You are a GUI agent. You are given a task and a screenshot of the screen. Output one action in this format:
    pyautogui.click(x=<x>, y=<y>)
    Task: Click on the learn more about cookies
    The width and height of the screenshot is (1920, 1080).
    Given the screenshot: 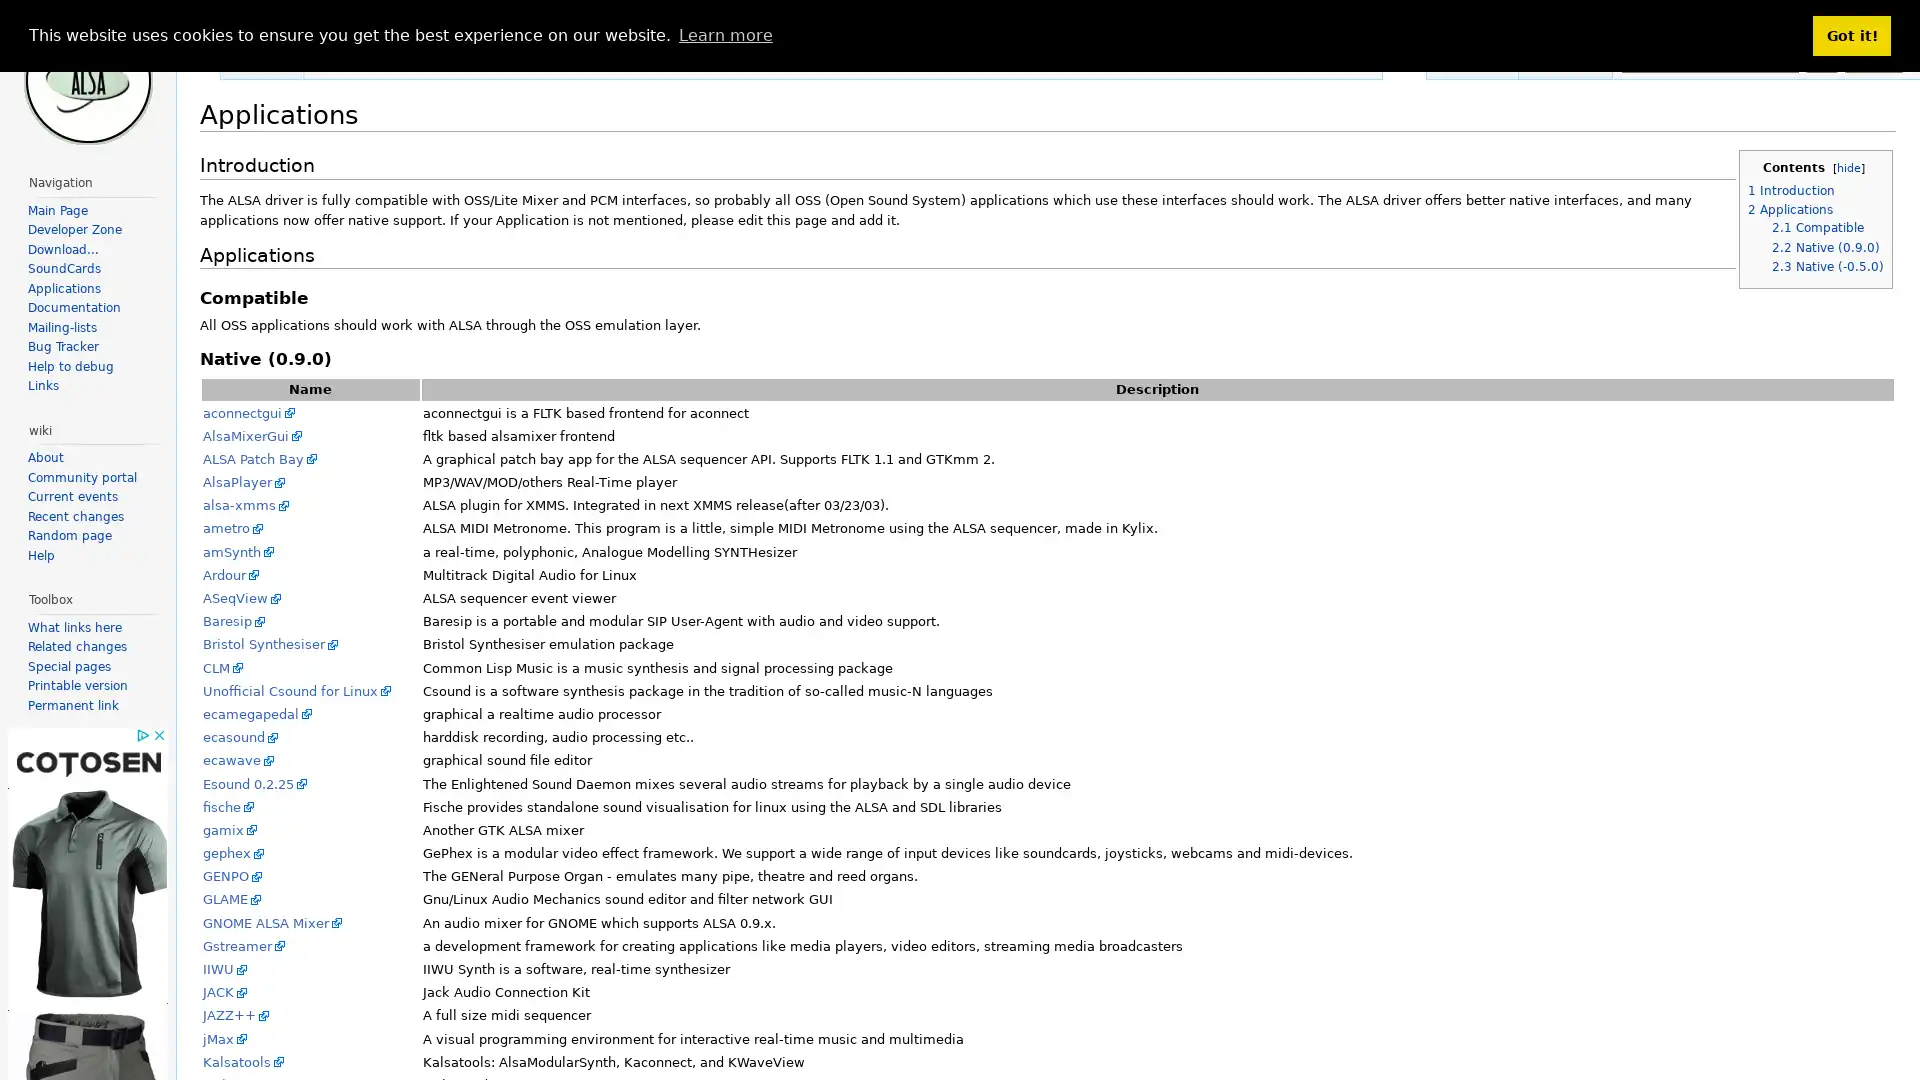 What is the action you would take?
    pyautogui.click(x=724, y=34)
    